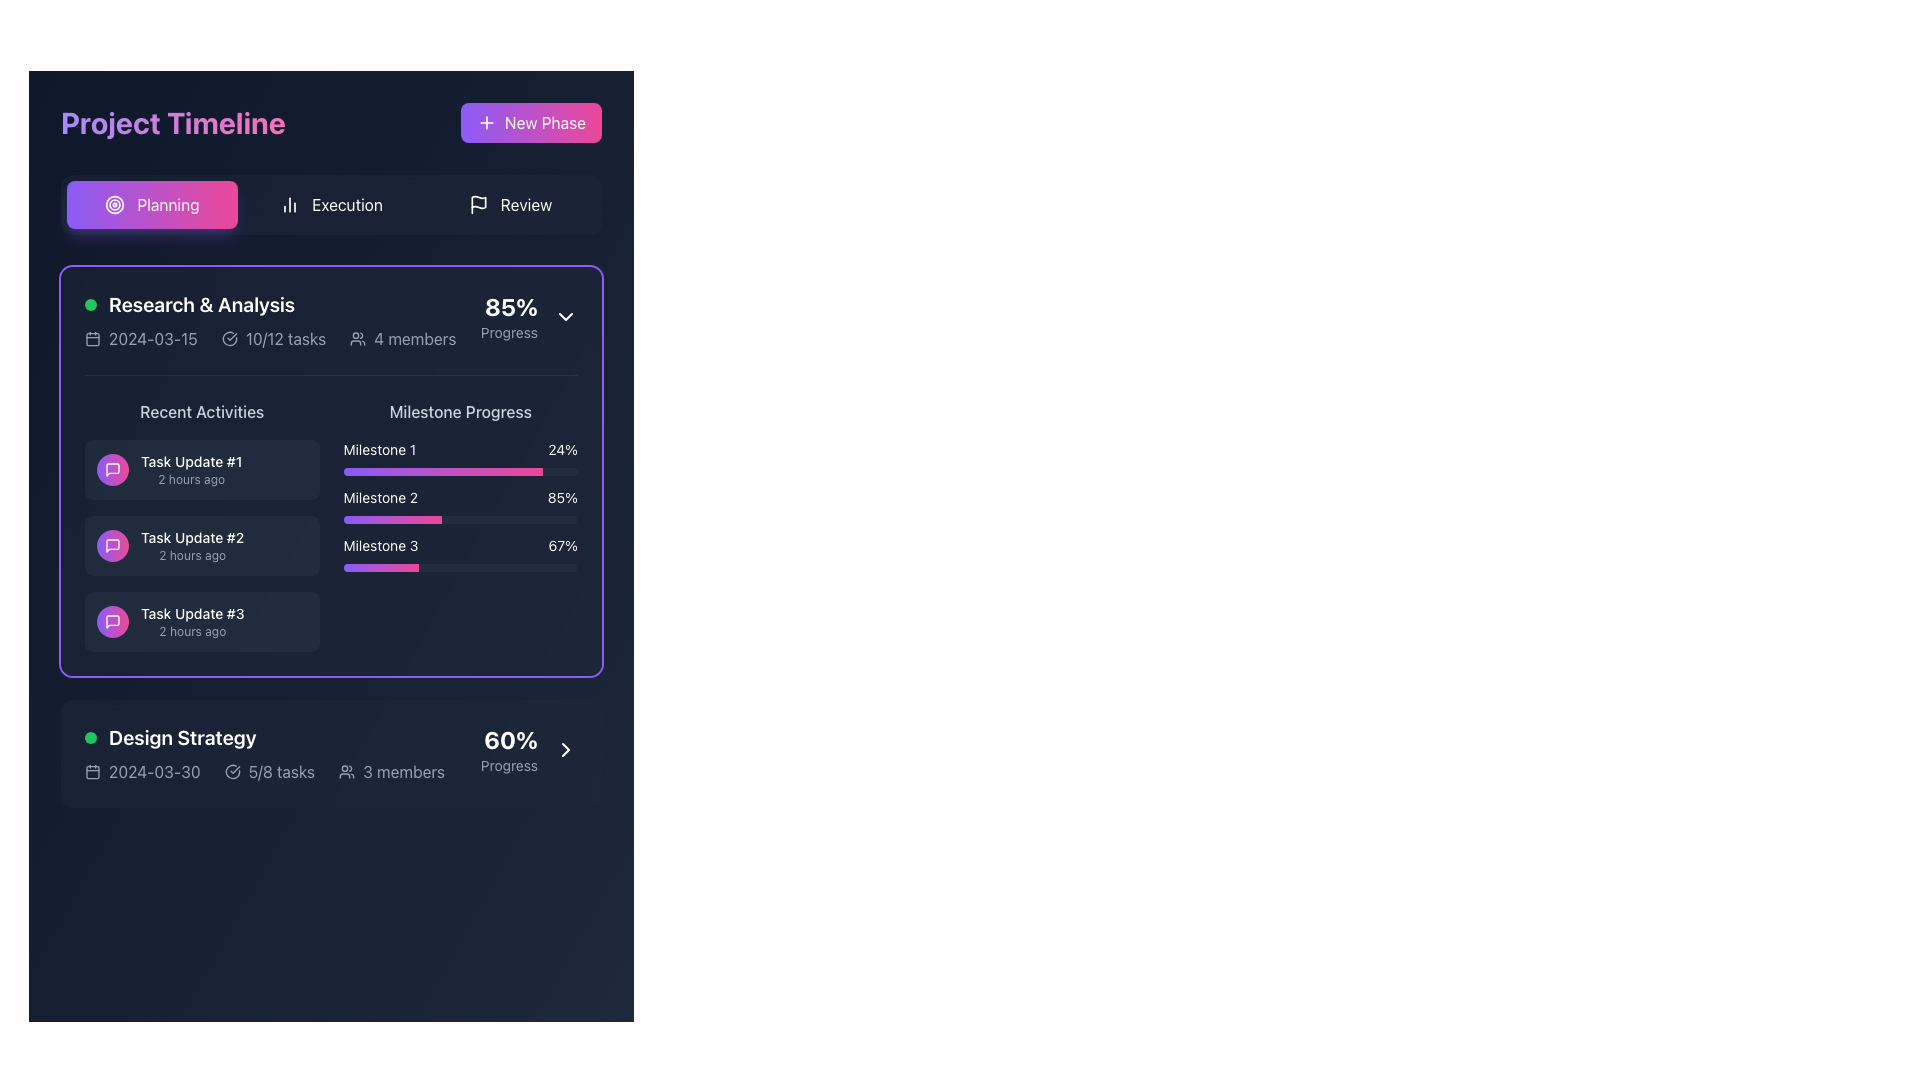  Describe the element at coordinates (459, 411) in the screenshot. I see `the text label displaying 'Milestone Progress' located at the top of the 'Recent Activities' section` at that location.